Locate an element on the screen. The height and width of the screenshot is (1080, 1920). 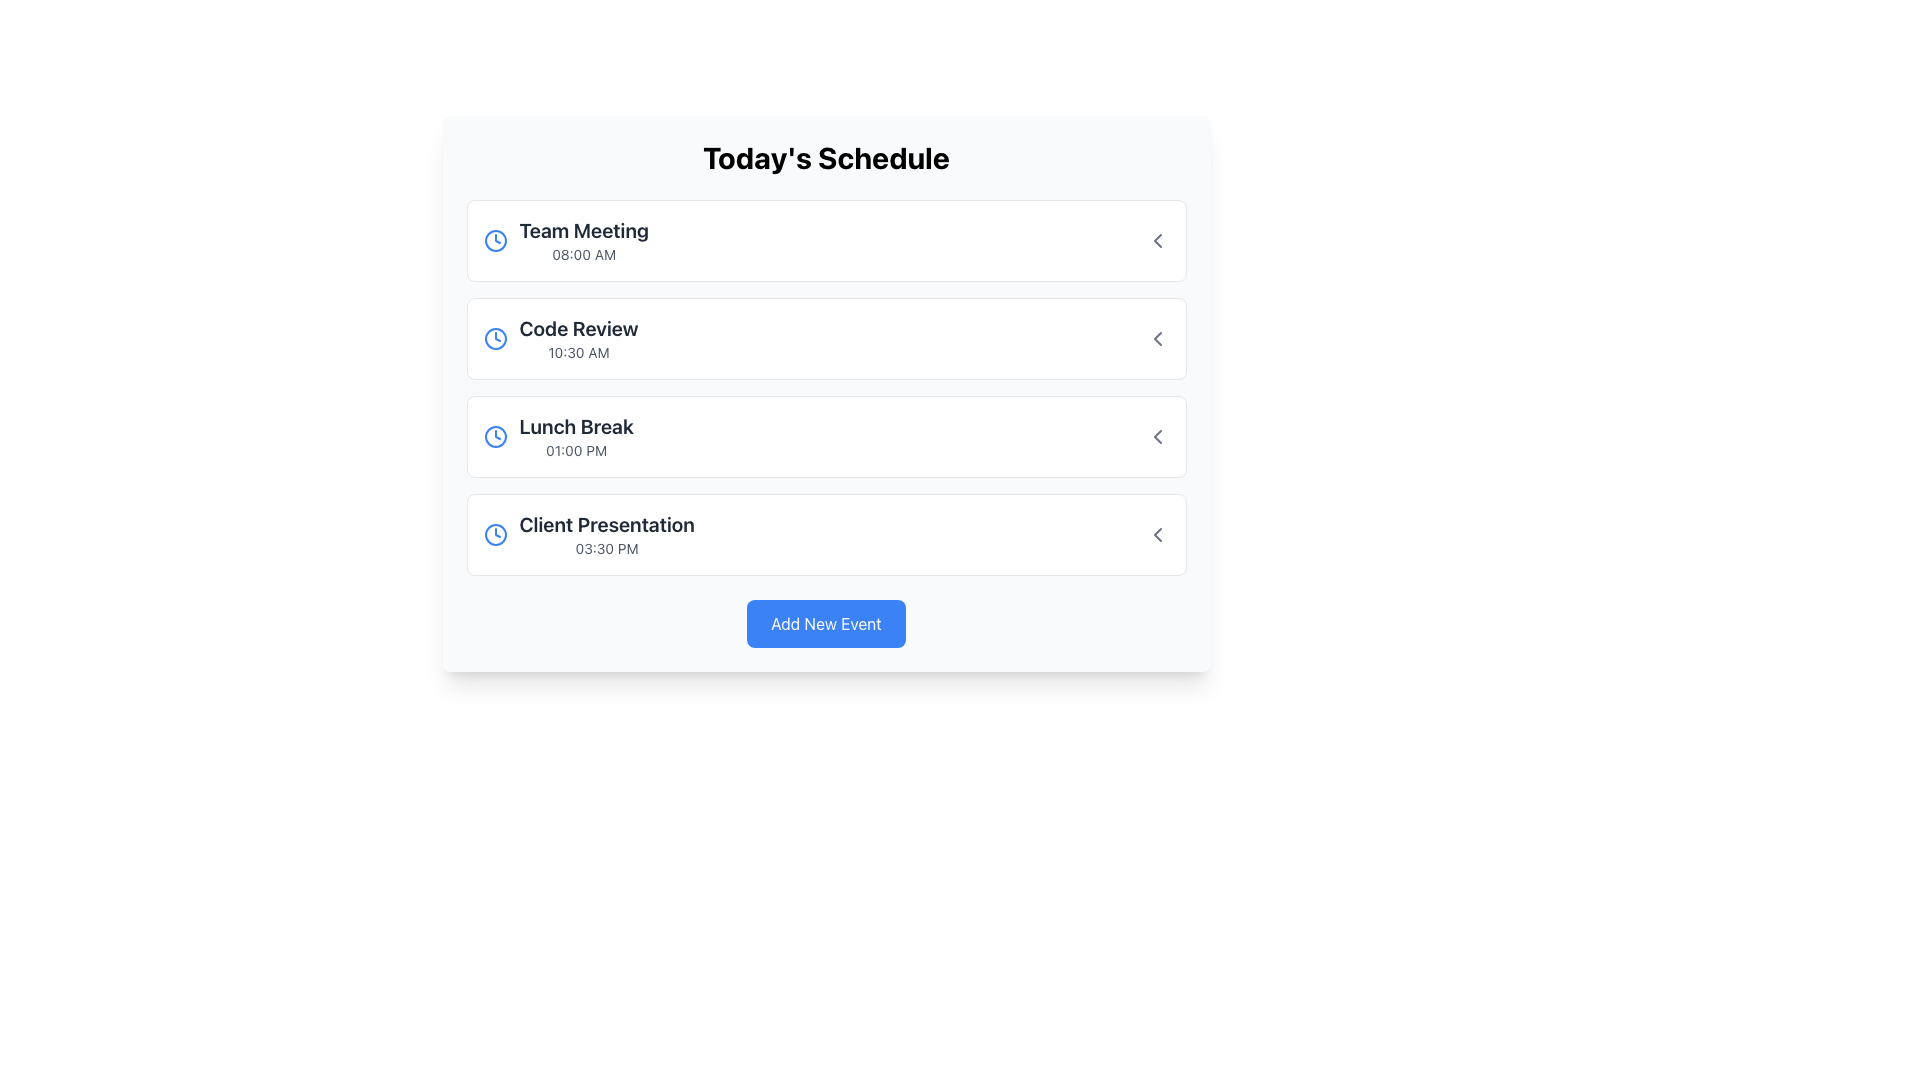
the graphical element of the clock icon that represents the 'Lunch Break' event, which is the third clock icon in the event list, located adjacent to the text 'Lunch Break' is located at coordinates (495, 435).